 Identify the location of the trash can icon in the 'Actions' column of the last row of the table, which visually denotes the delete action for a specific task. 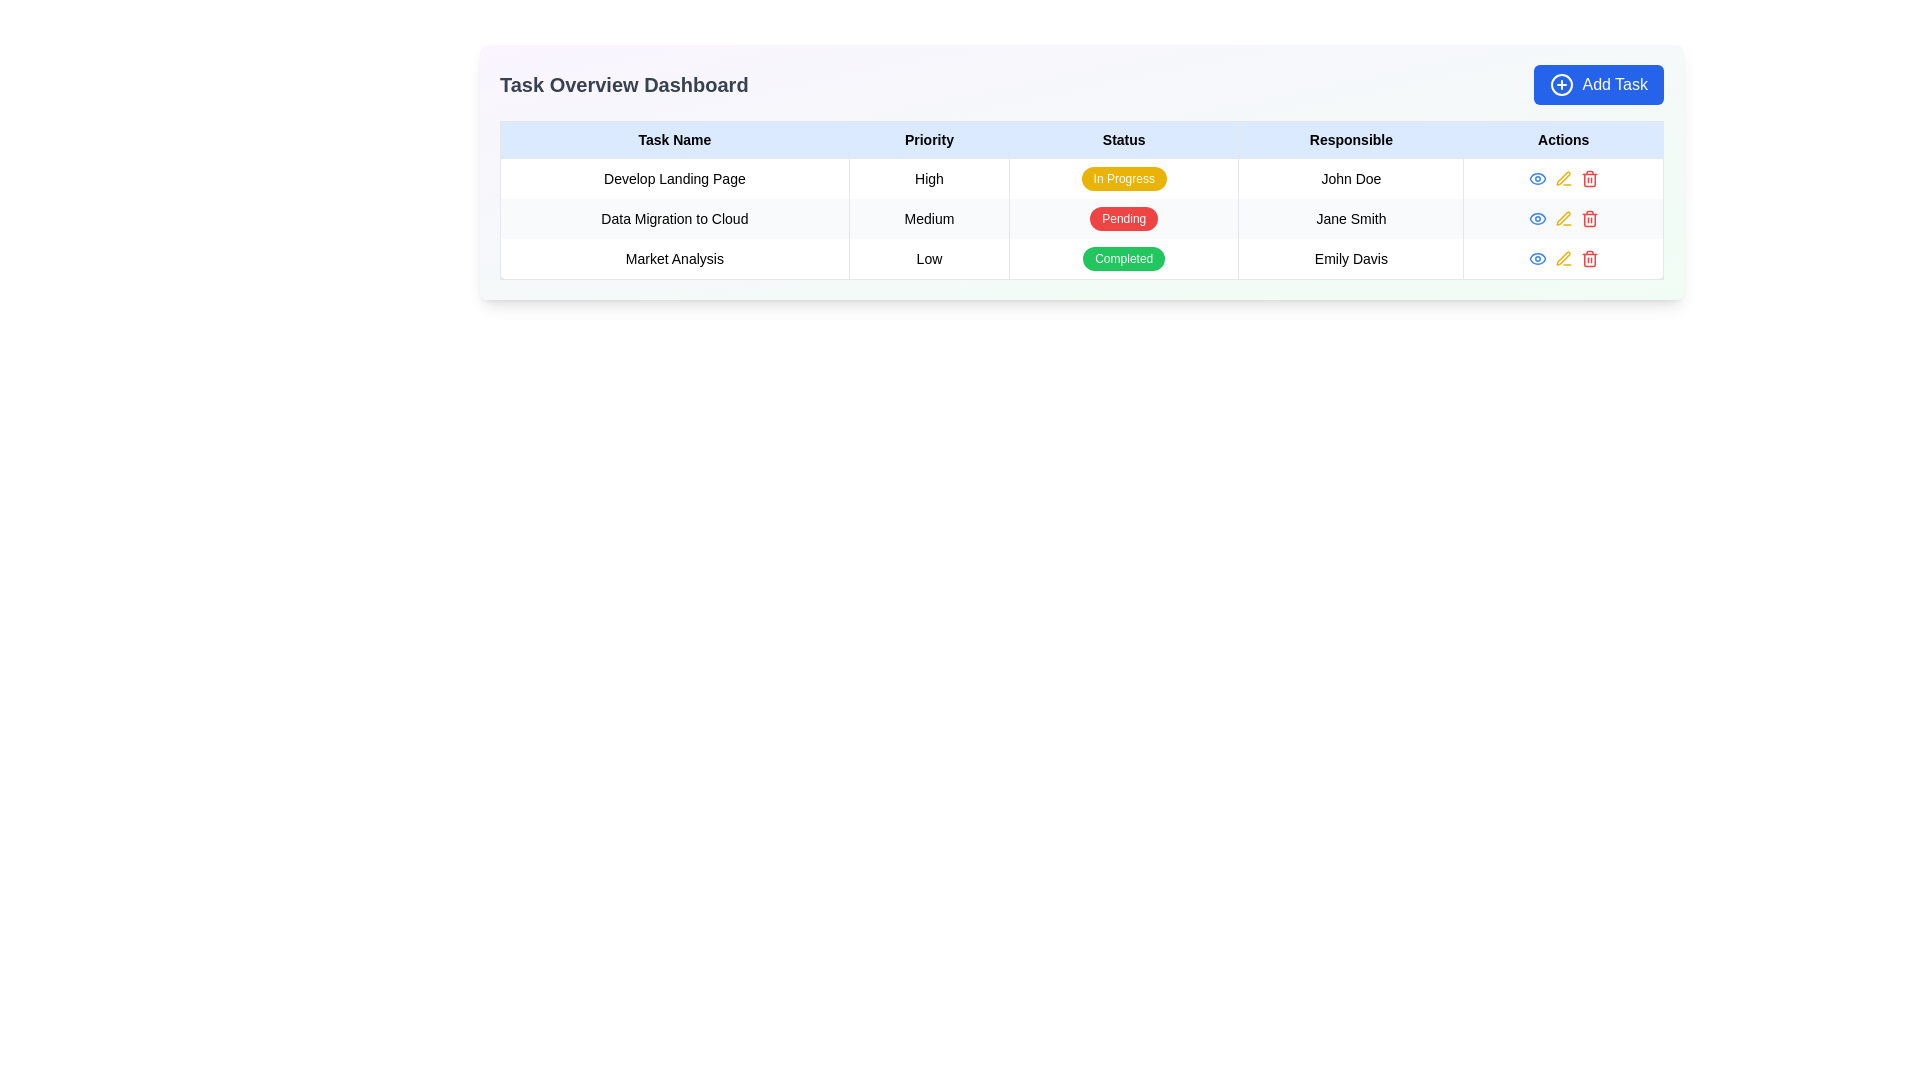
(1588, 220).